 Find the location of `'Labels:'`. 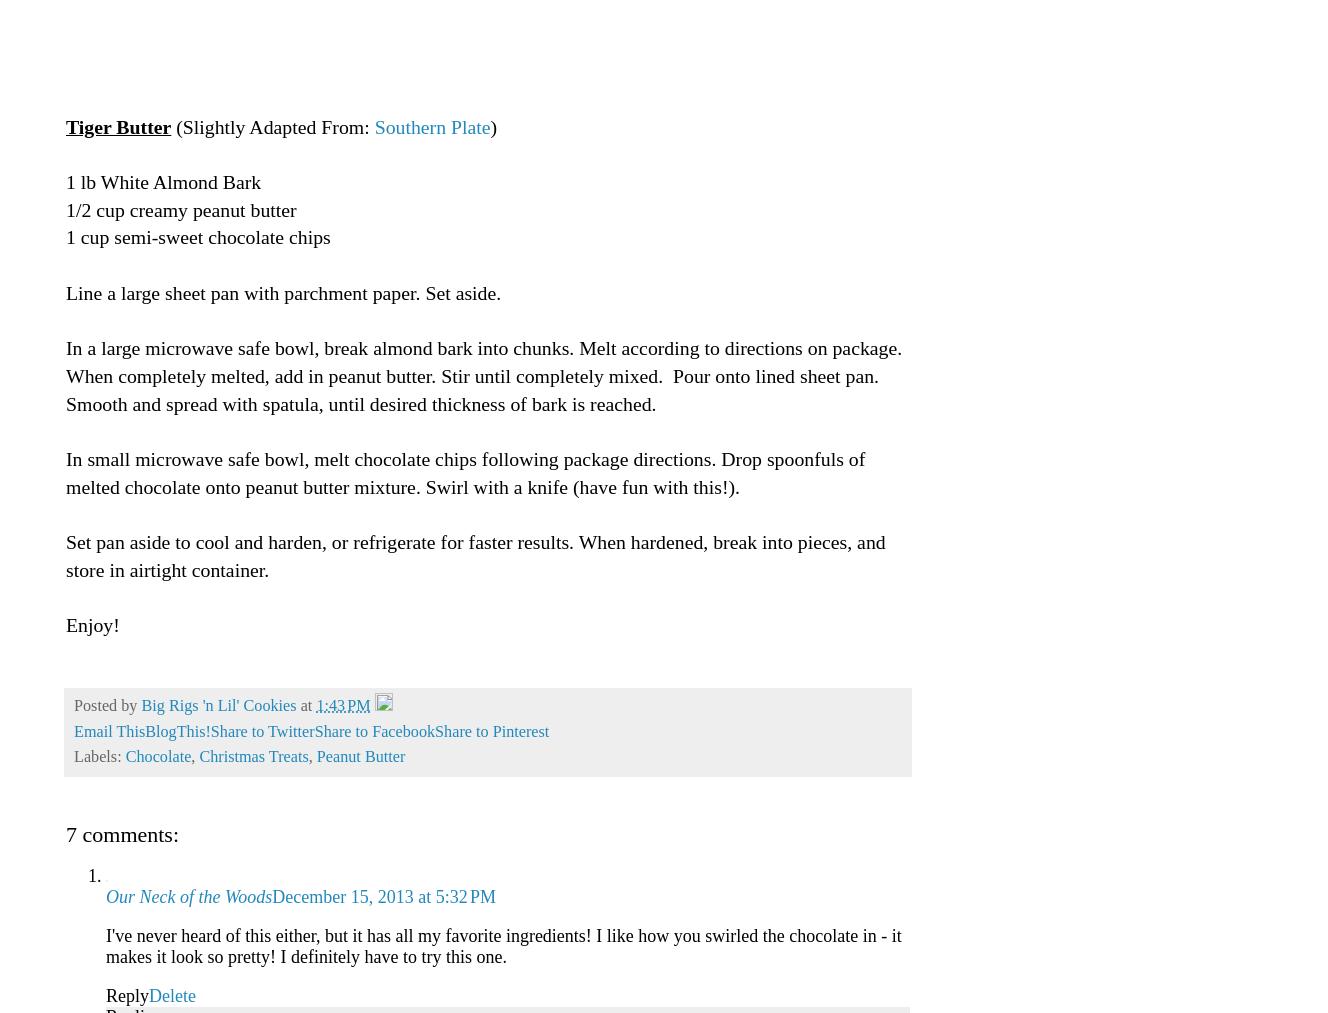

'Labels:' is located at coordinates (99, 757).